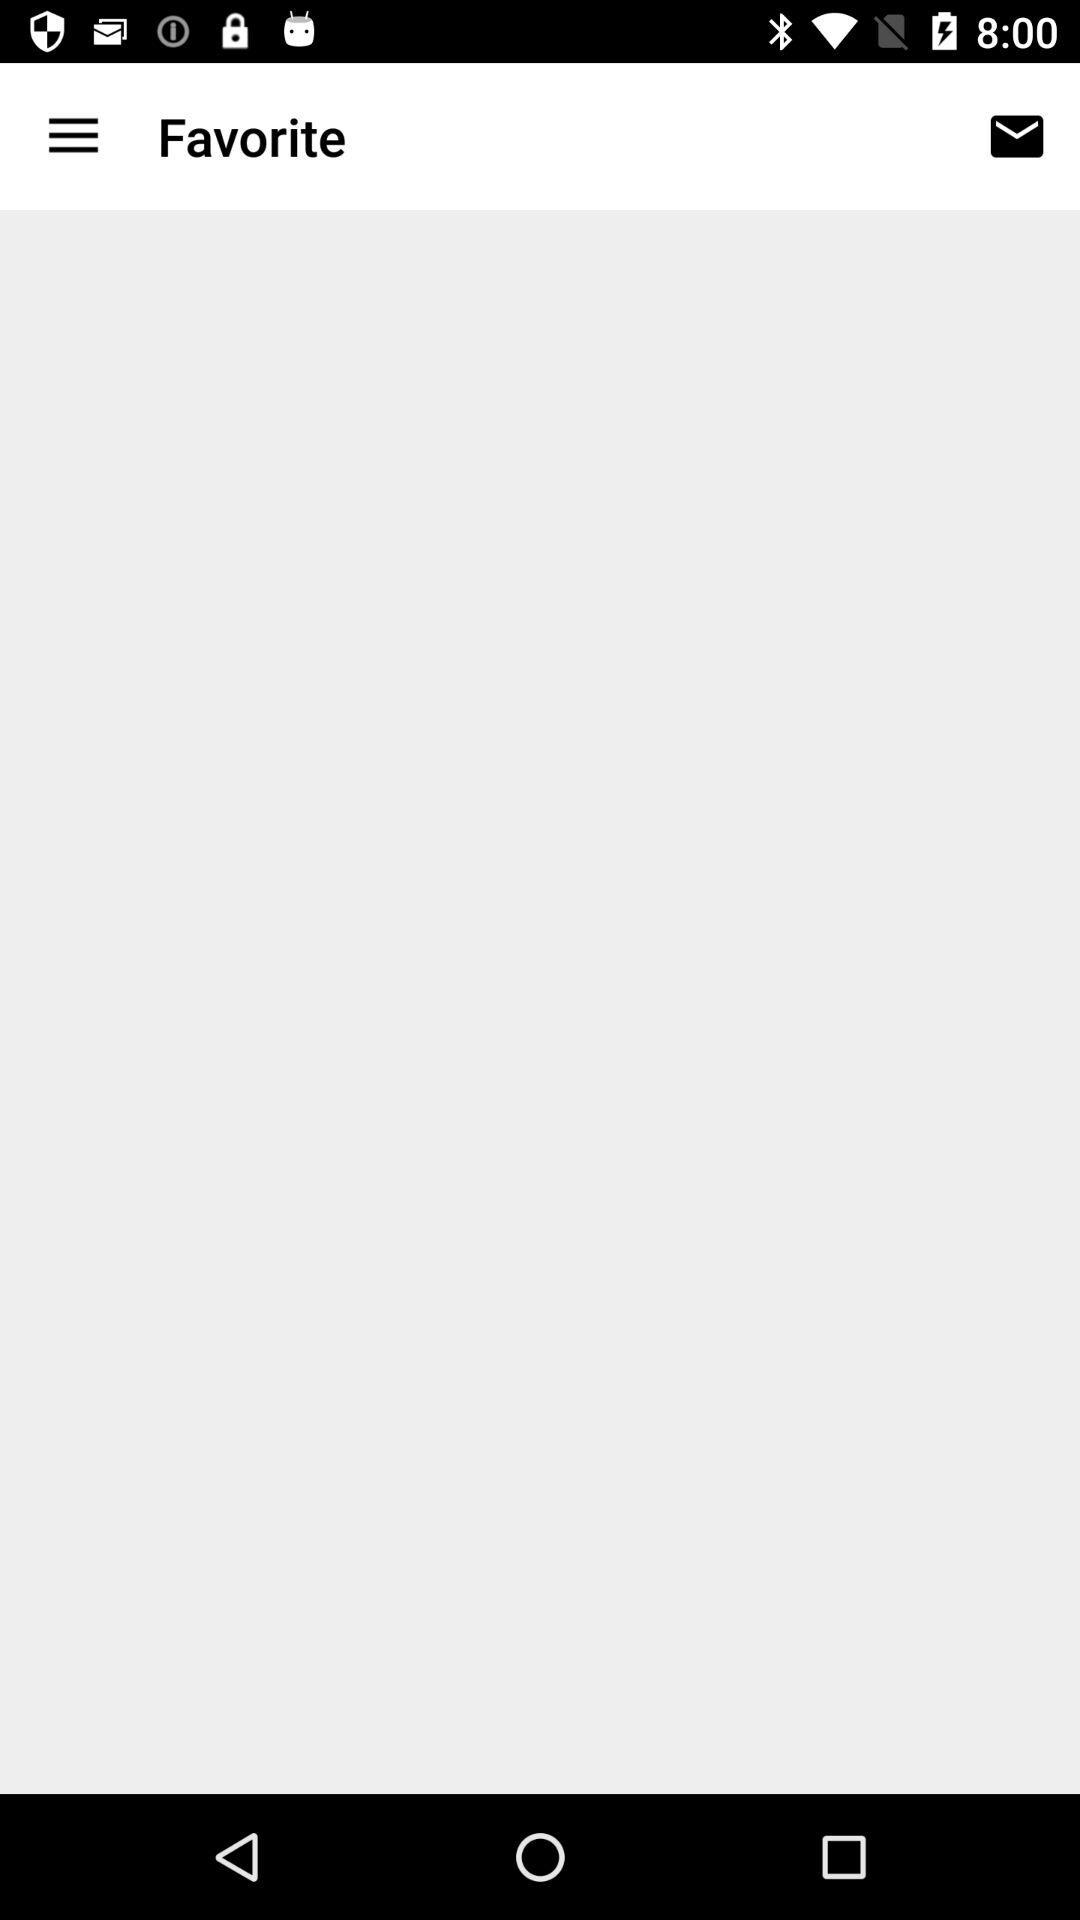  What do you see at coordinates (1017, 135) in the screenshot?
I see `the icon to the right of favorite` at bounding box center [1017, 135].